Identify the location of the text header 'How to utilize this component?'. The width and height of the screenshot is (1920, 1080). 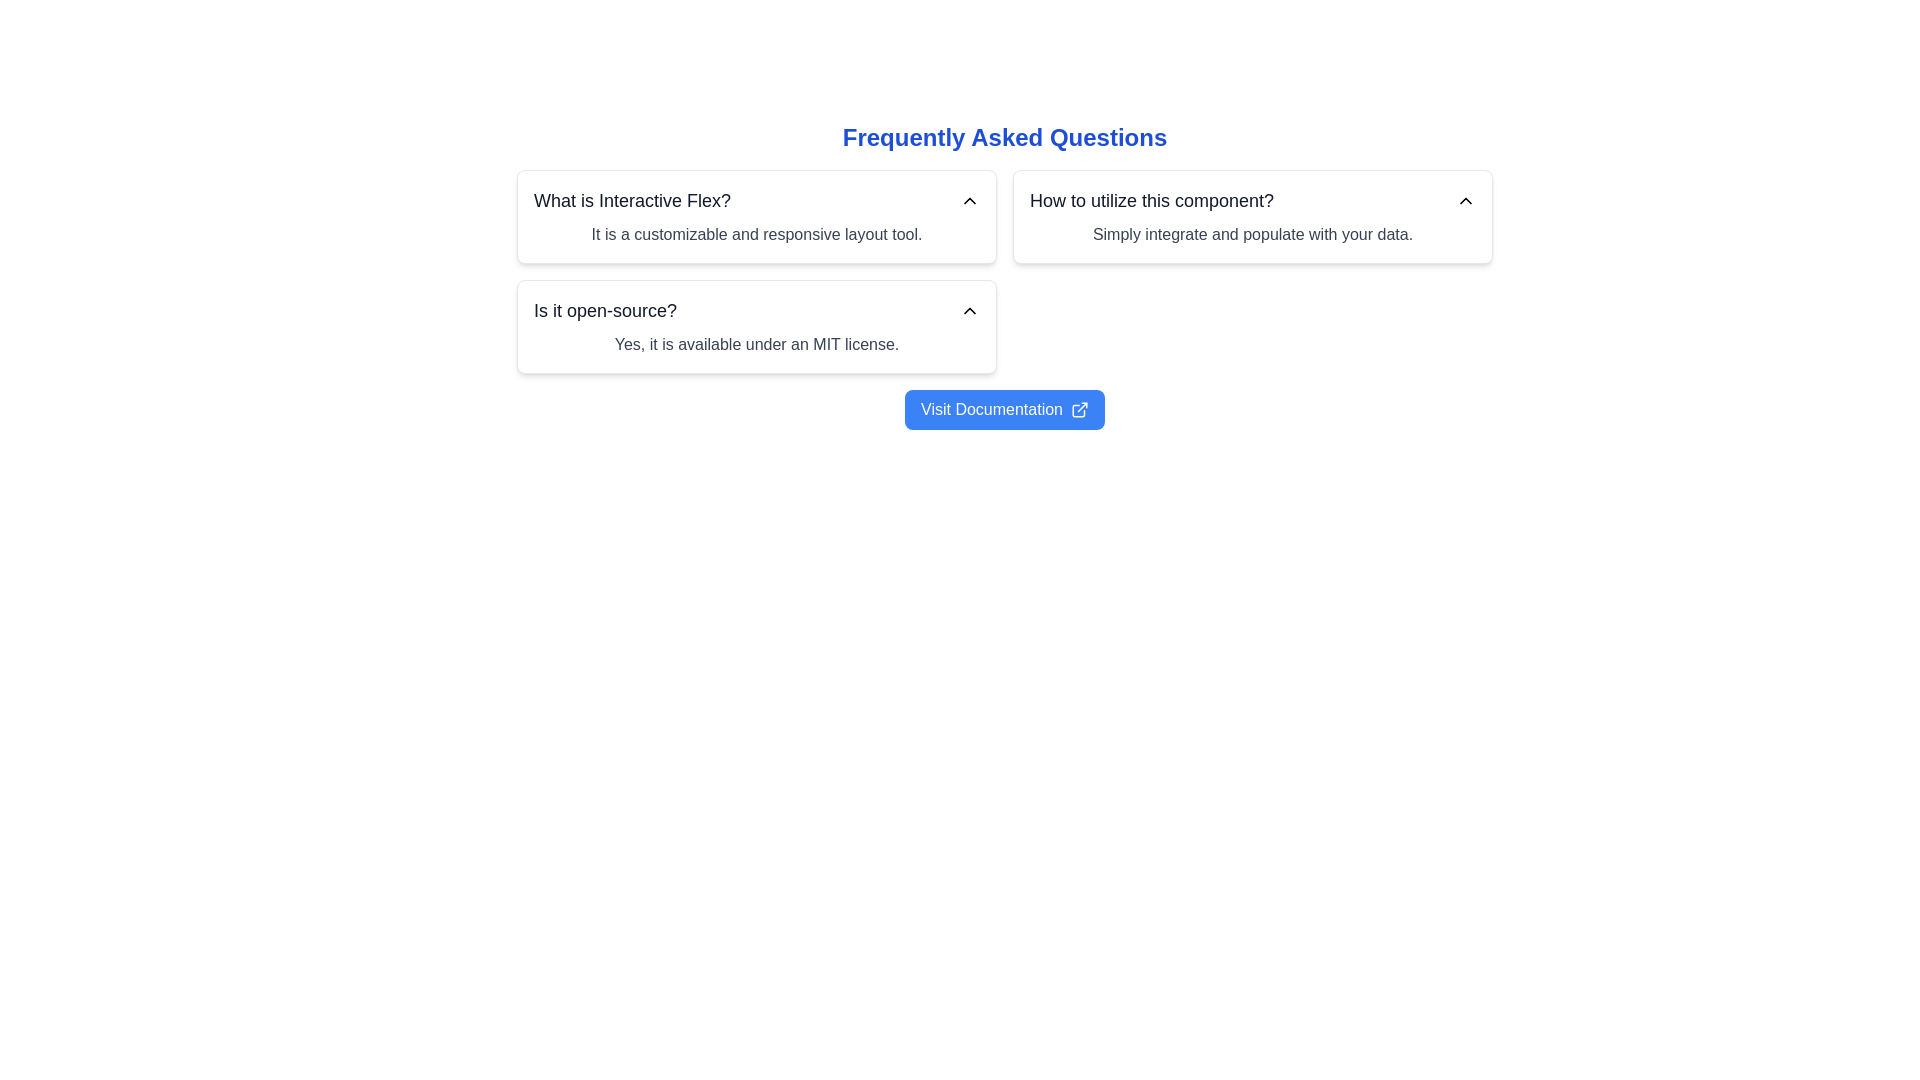
(1251, 200).